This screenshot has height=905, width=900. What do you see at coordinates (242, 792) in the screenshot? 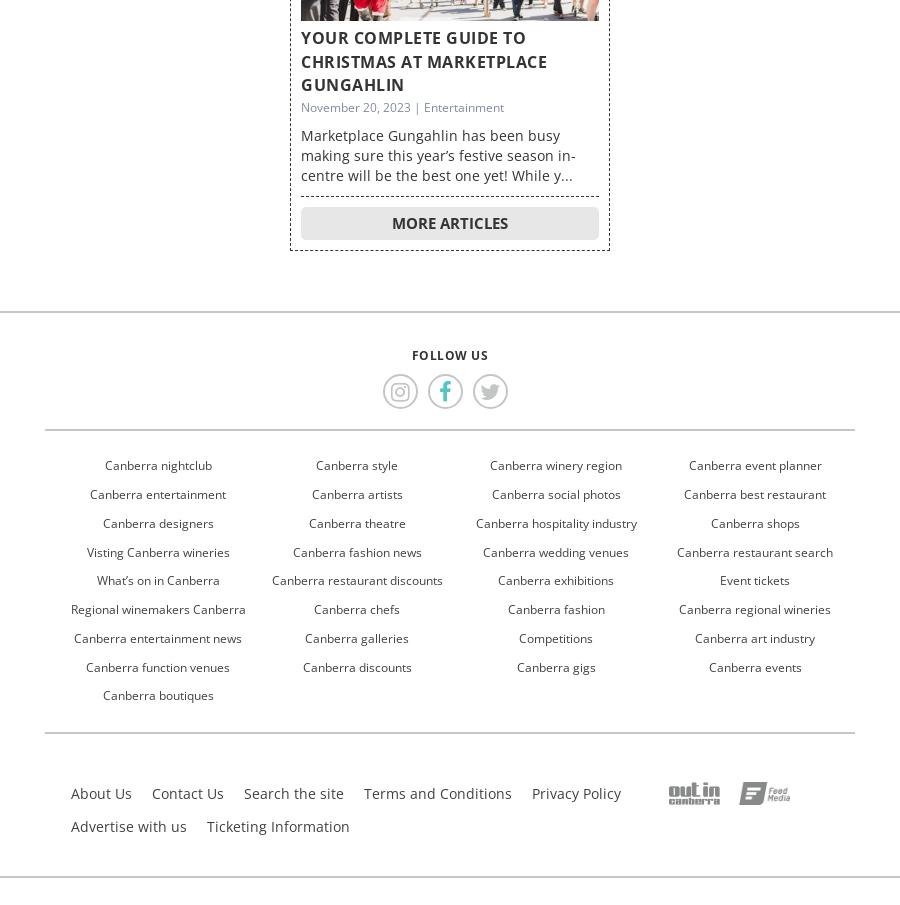
I see `'Search the site'` at bounding box center [242, 792].